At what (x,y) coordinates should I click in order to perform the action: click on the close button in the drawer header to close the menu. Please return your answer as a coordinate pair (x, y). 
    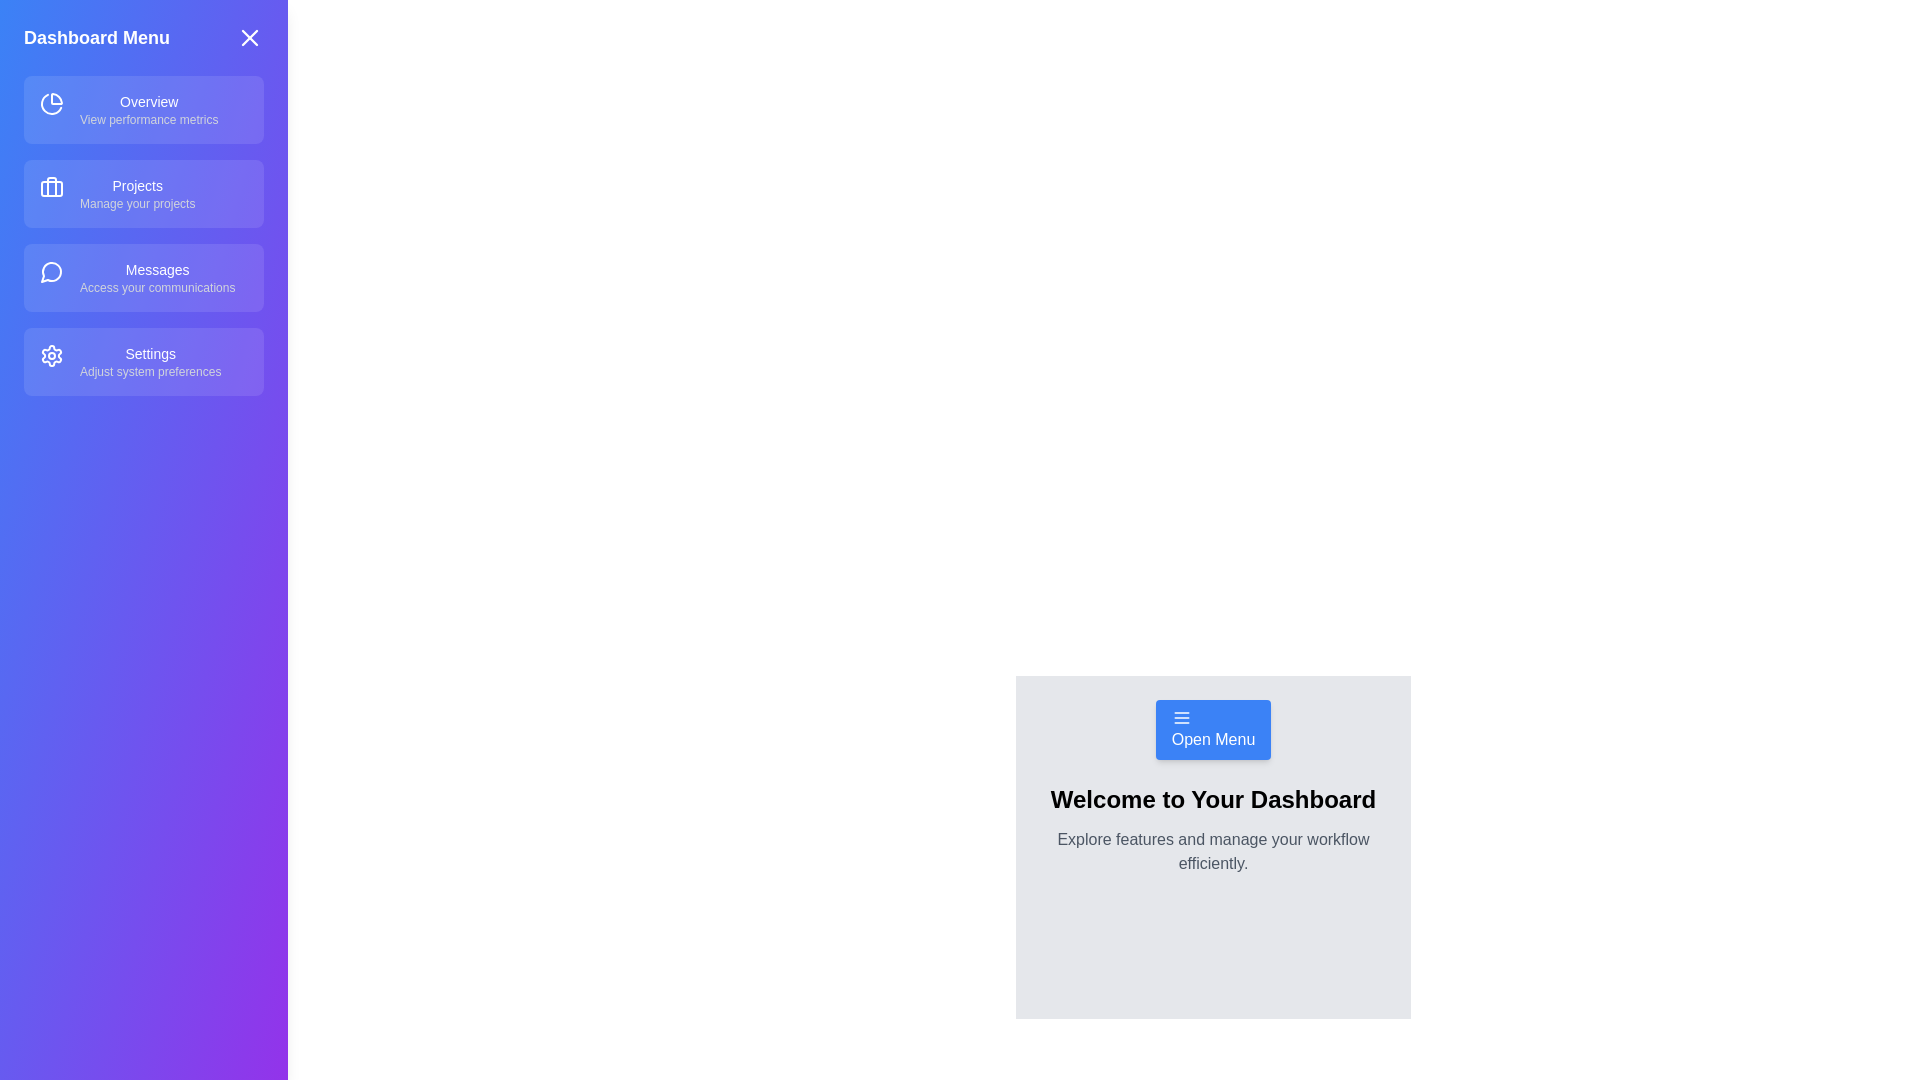
    Looking at the image, I should click on (248, 38).